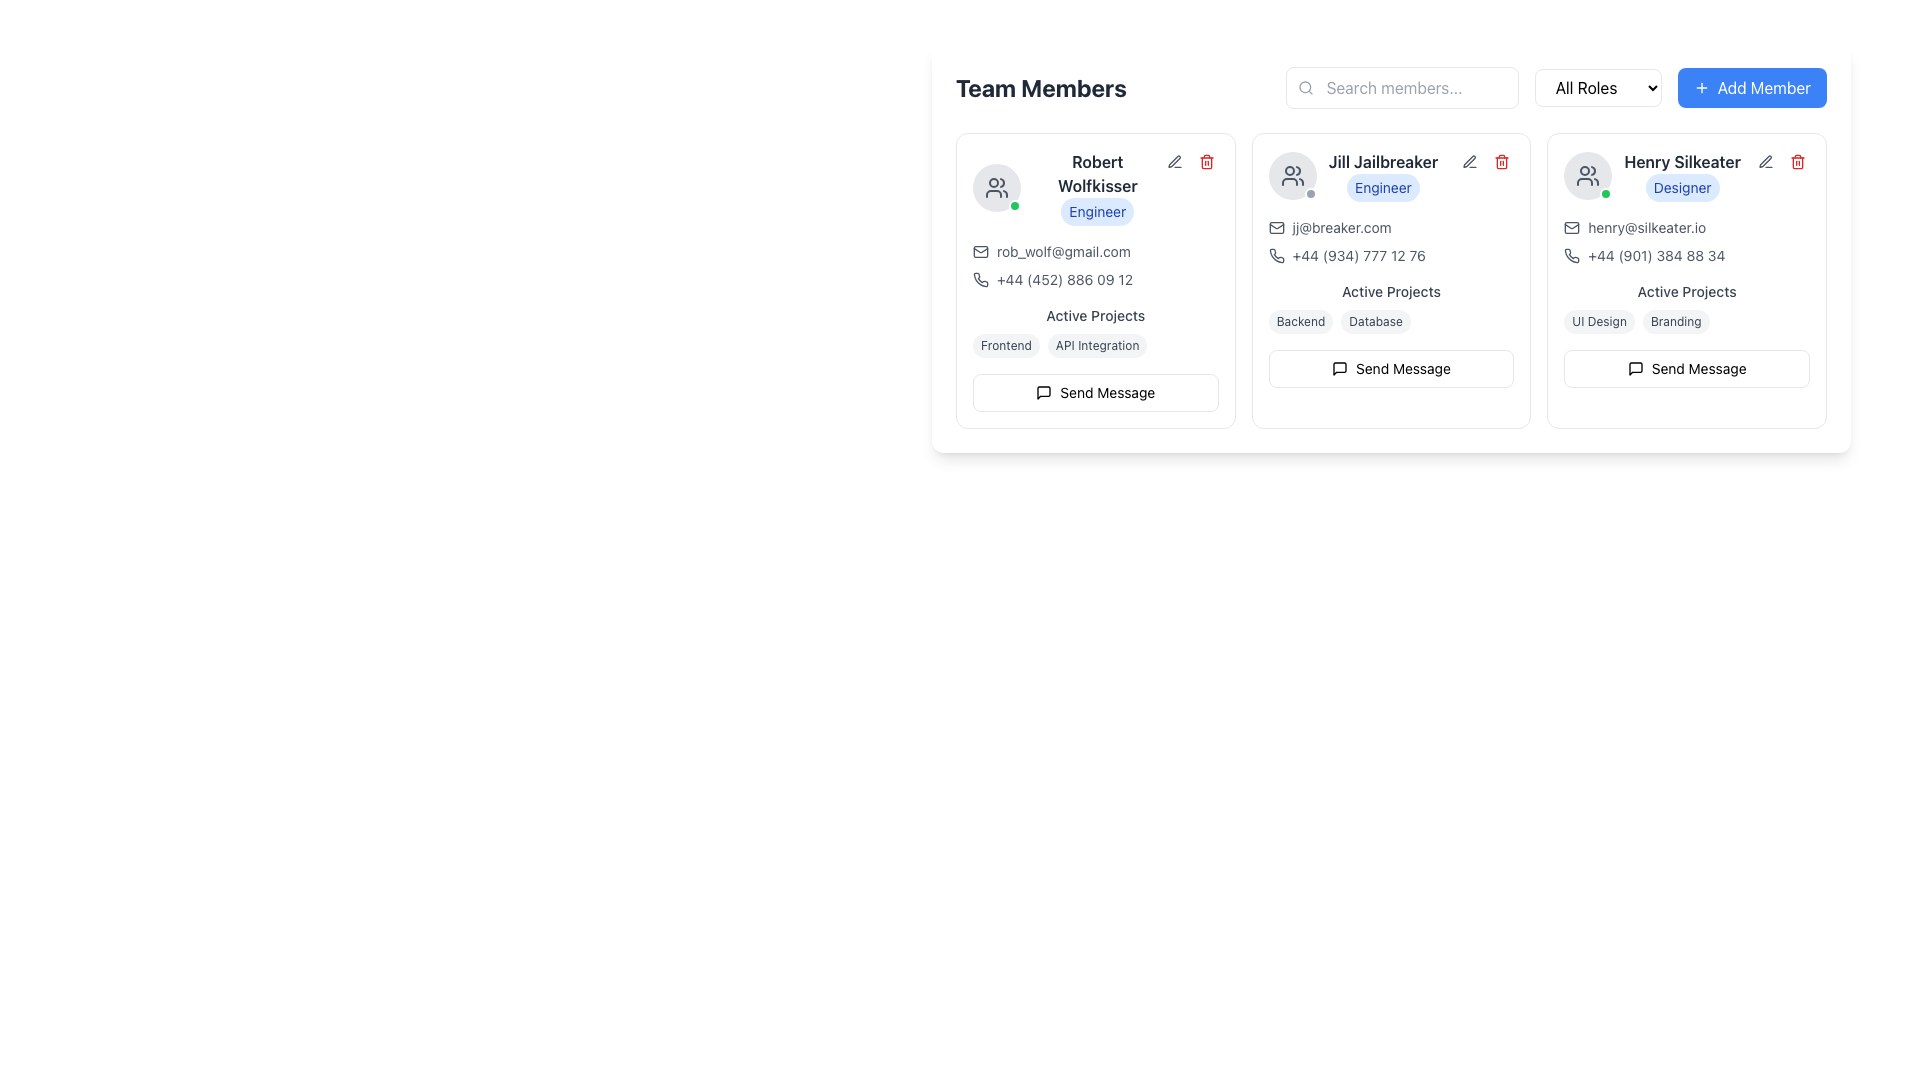 The image size is (1920, 1080). I want to click on the Status Indicator located at the bottom-right corner of Henry Silkeater's circular profile image, so click(1606, 193).